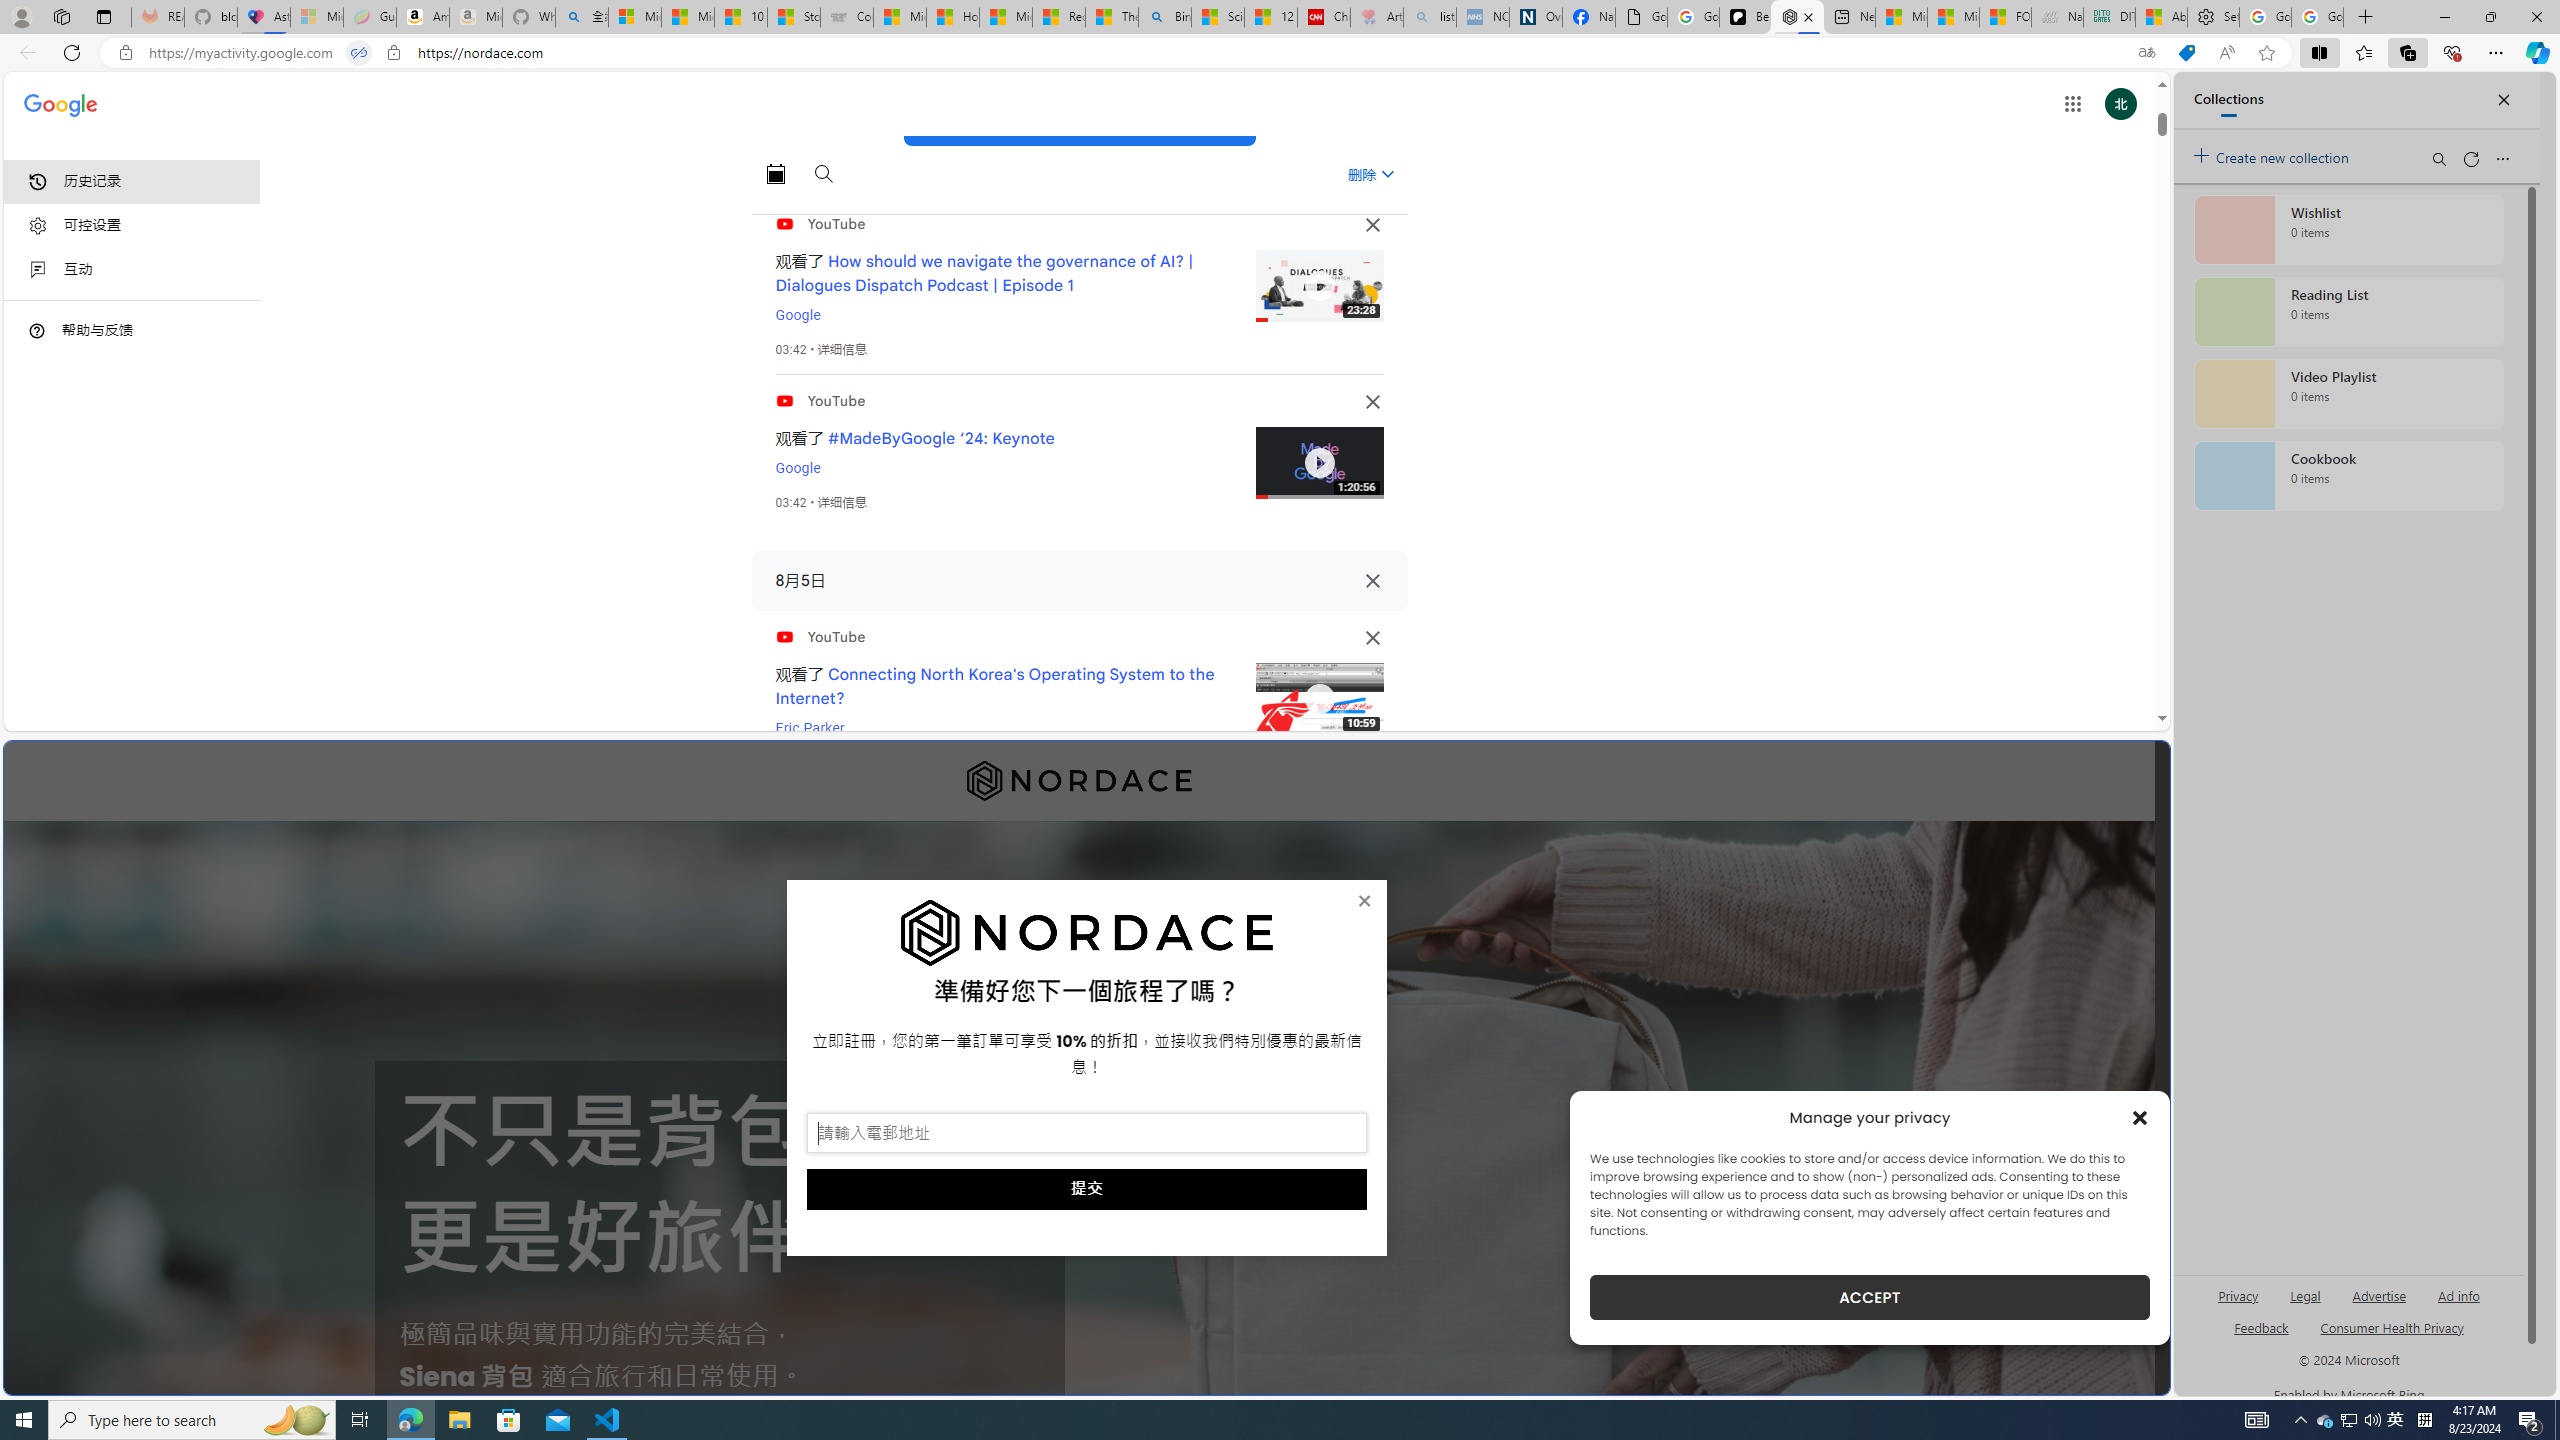  I want to click on 'Class: i2GIId', so click(37, 269).